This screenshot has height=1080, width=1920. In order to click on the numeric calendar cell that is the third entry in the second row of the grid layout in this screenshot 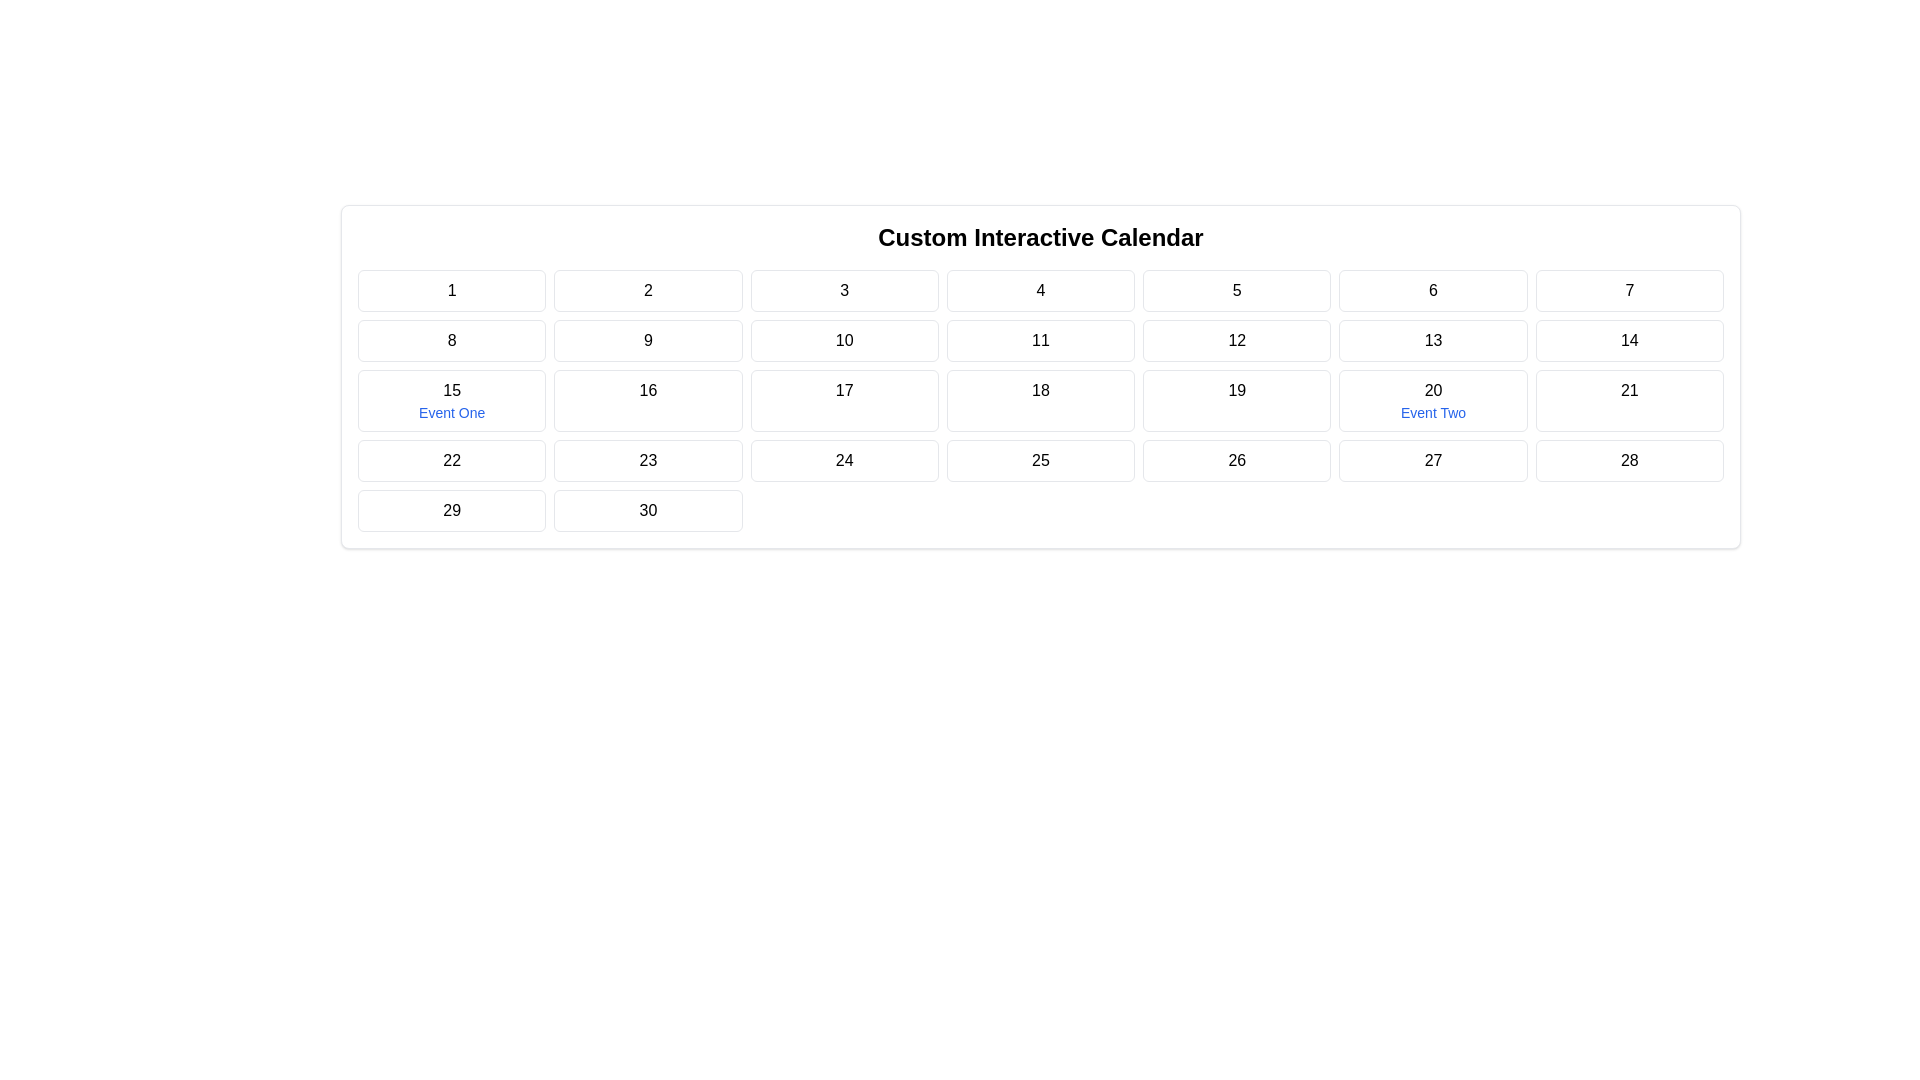, I will do `click(844, 339)`.